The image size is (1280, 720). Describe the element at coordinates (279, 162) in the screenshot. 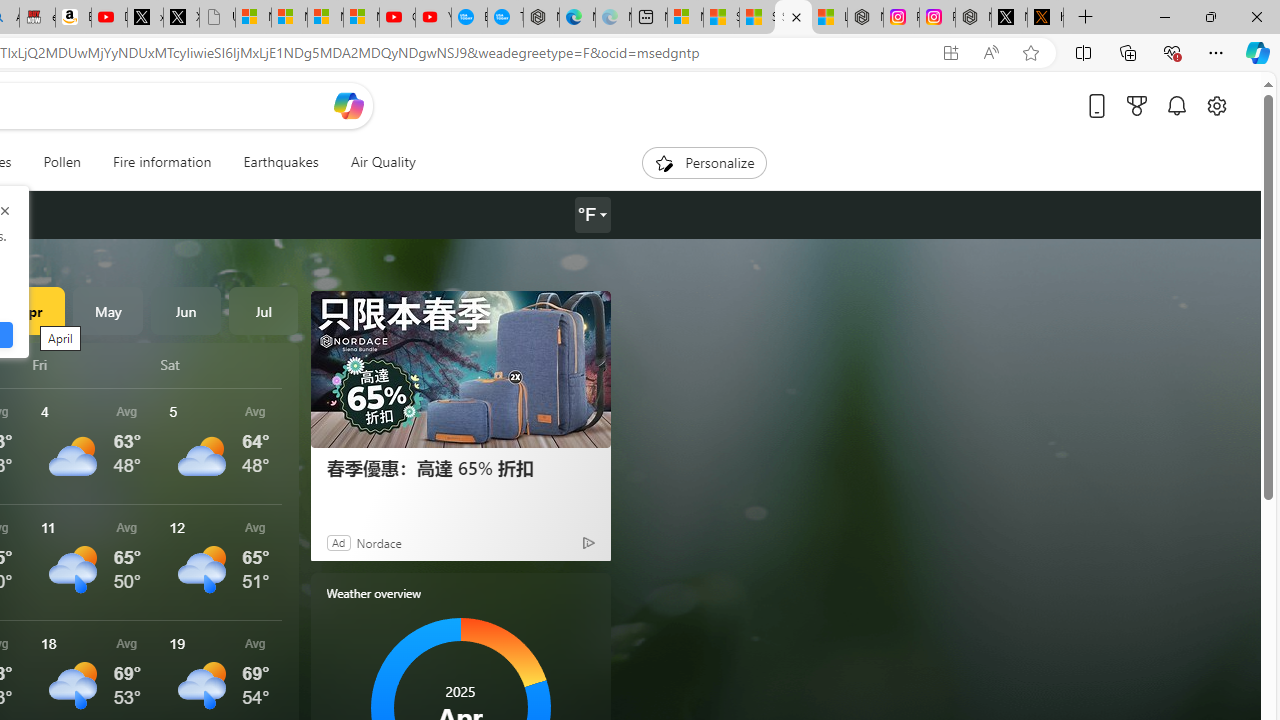

I see `'Earthquakes'` at that location.